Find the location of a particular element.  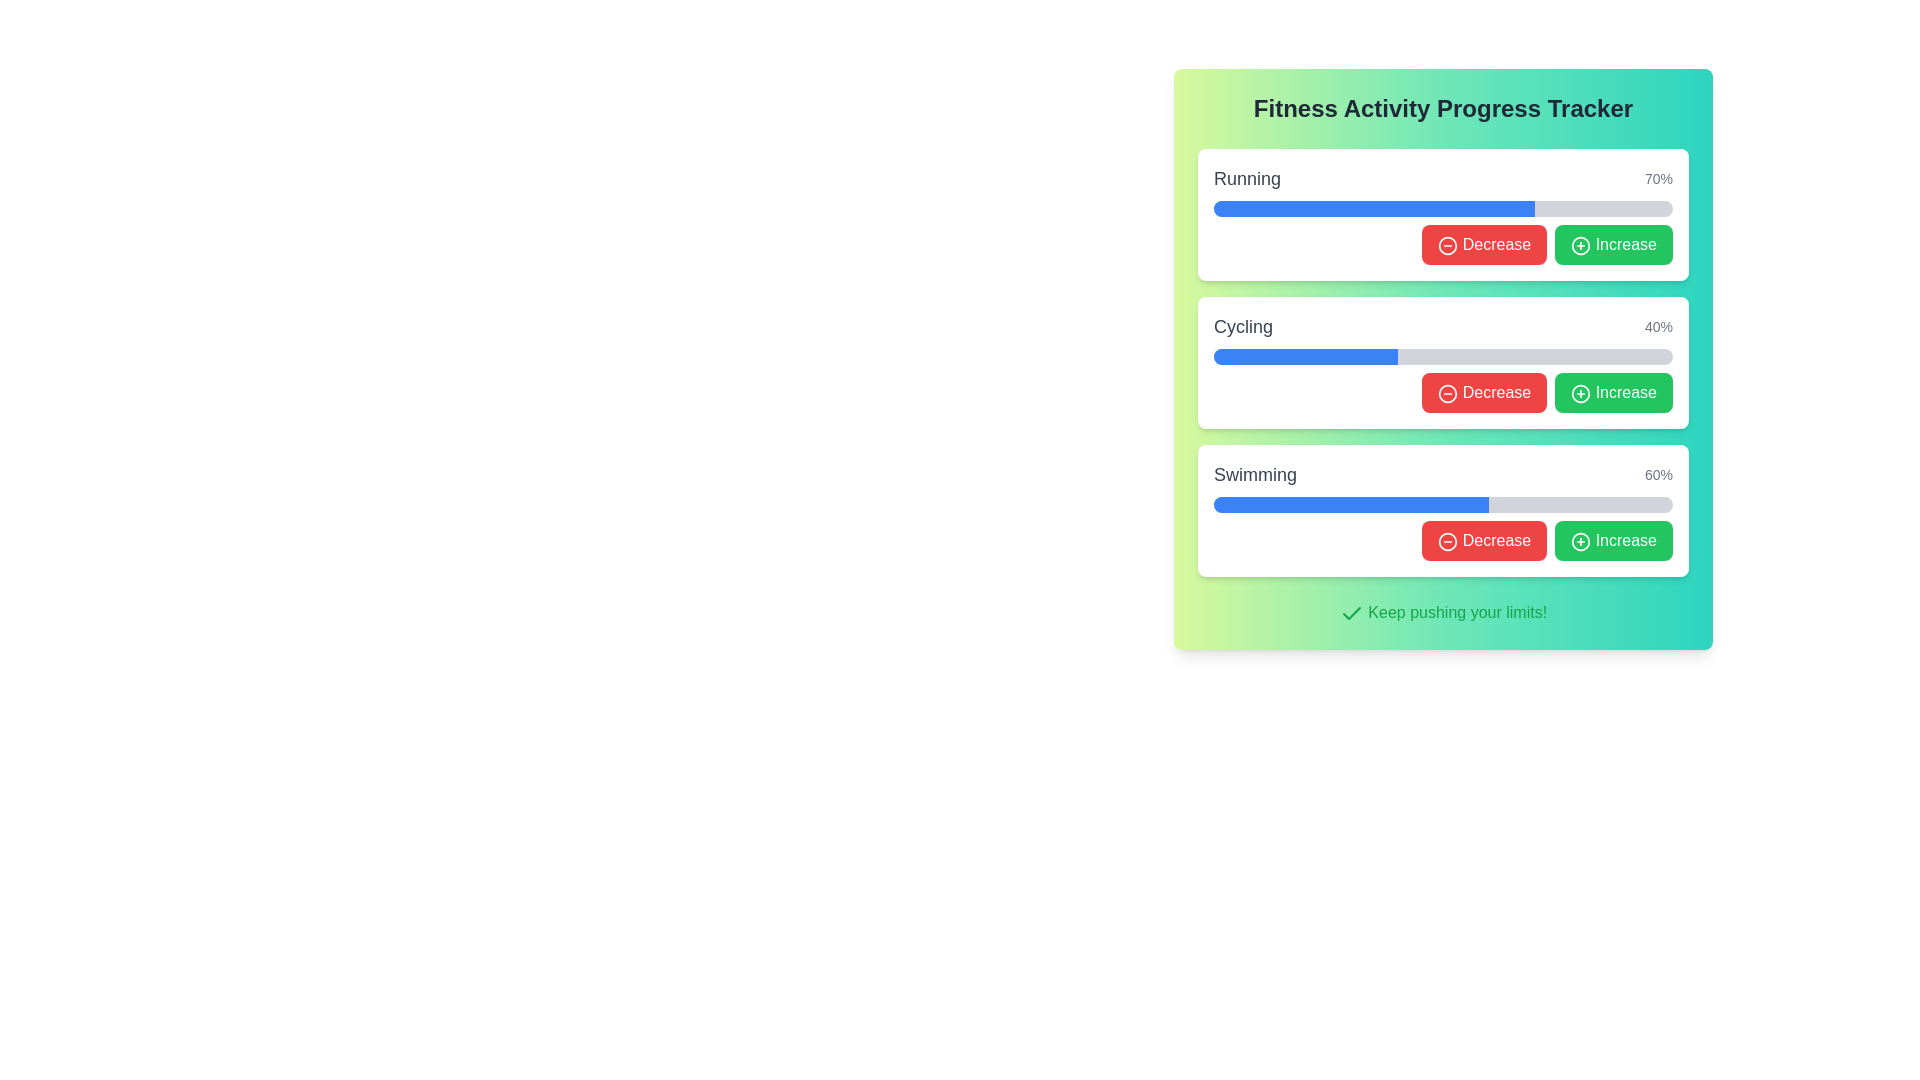

the 'decrease' icon located inside the 'Decrease' button in the first row of the activity tracker for 'Running' is located at coordinates (1448, 244).